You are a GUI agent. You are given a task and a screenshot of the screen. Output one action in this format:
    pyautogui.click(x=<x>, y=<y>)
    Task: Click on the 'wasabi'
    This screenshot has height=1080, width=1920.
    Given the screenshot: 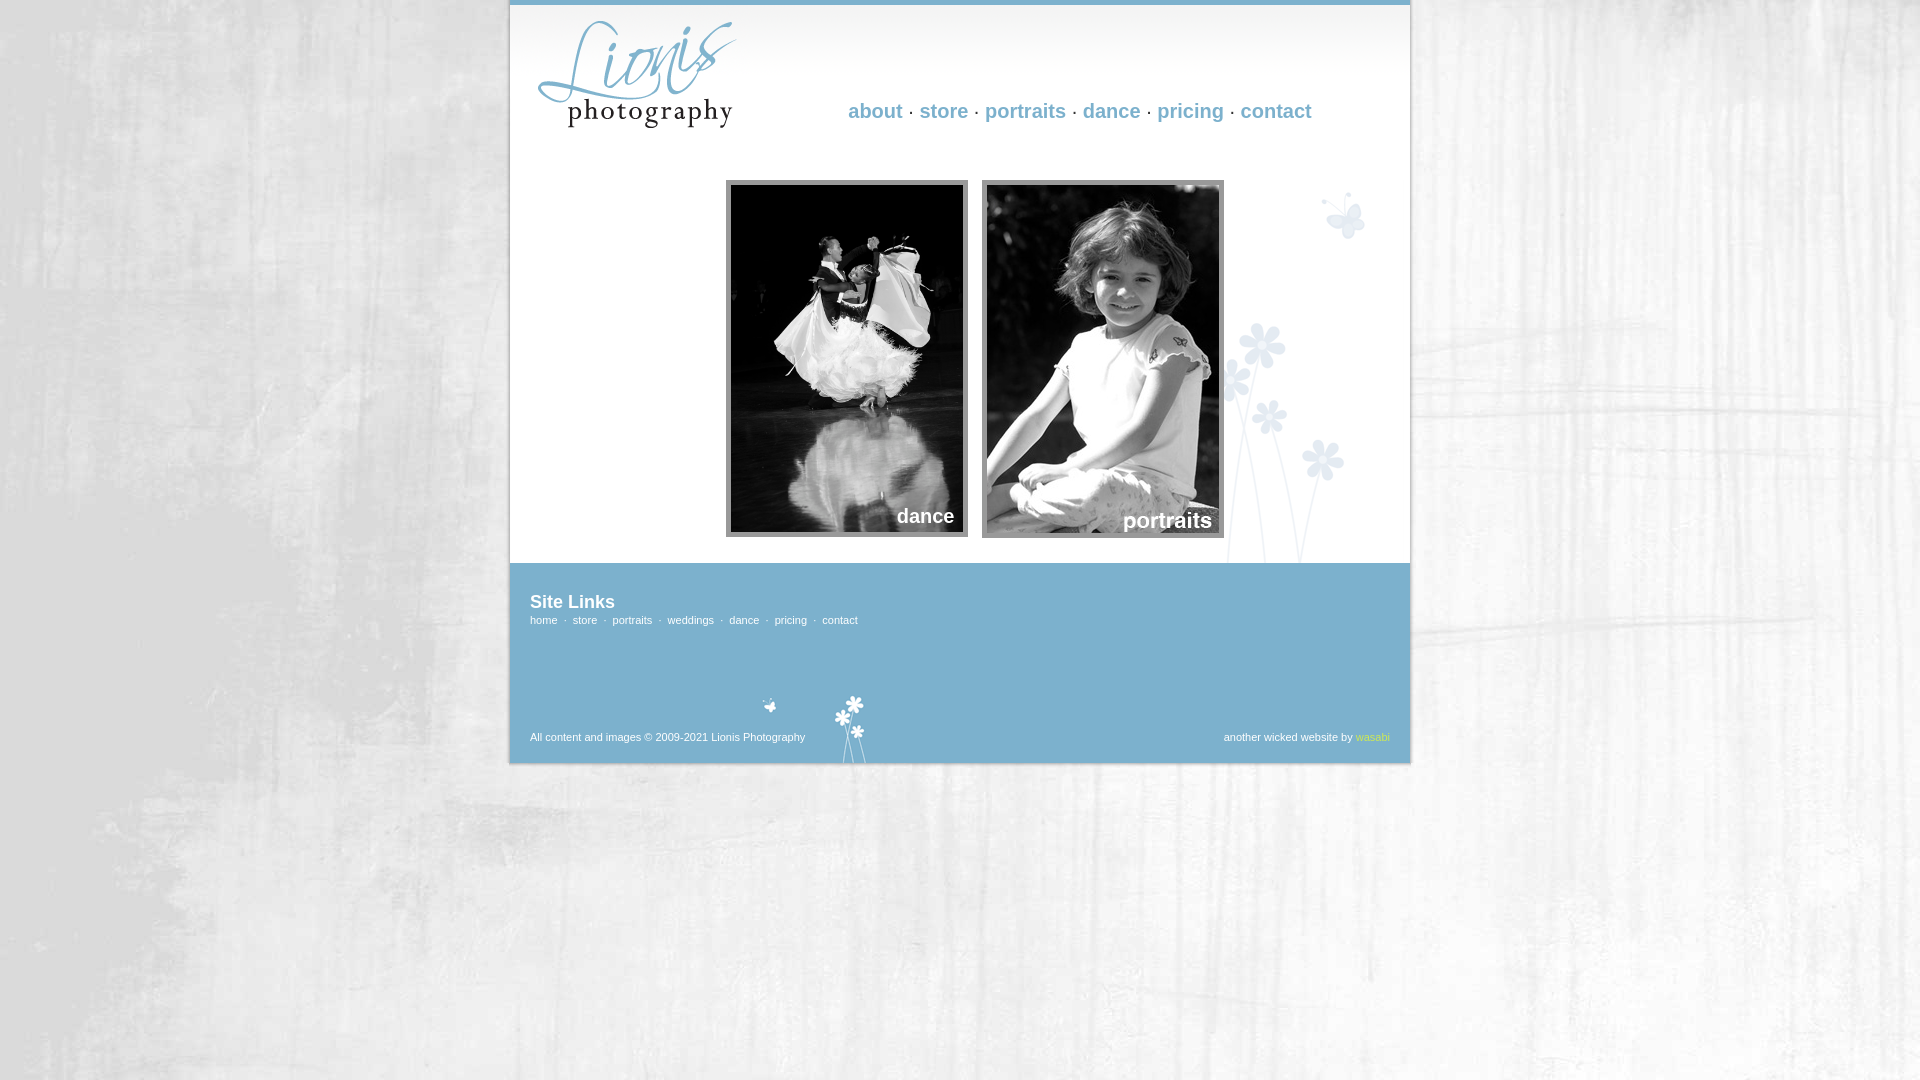 What is the action you would take?
    pyautogui.click(x=1371, y=736)
    